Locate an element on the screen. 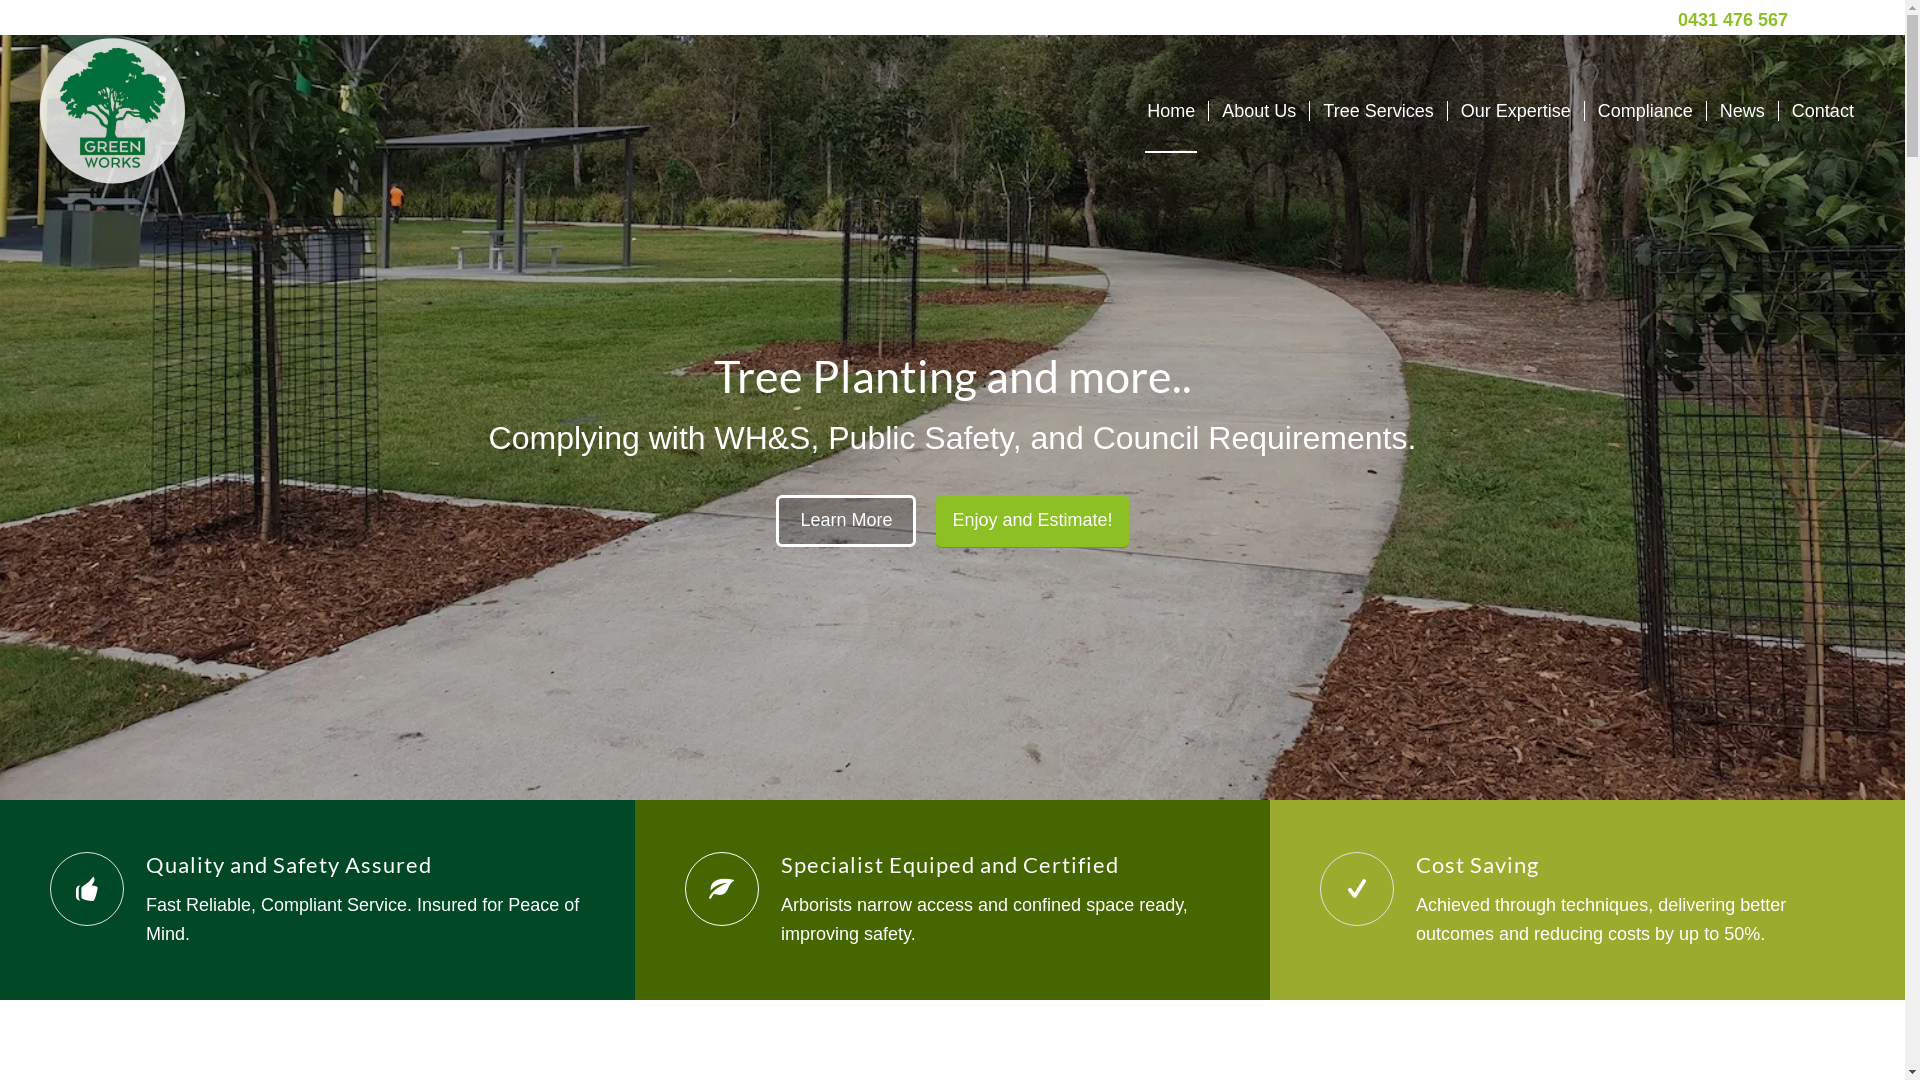  'Learn More' is located at coordinates (845, 519).